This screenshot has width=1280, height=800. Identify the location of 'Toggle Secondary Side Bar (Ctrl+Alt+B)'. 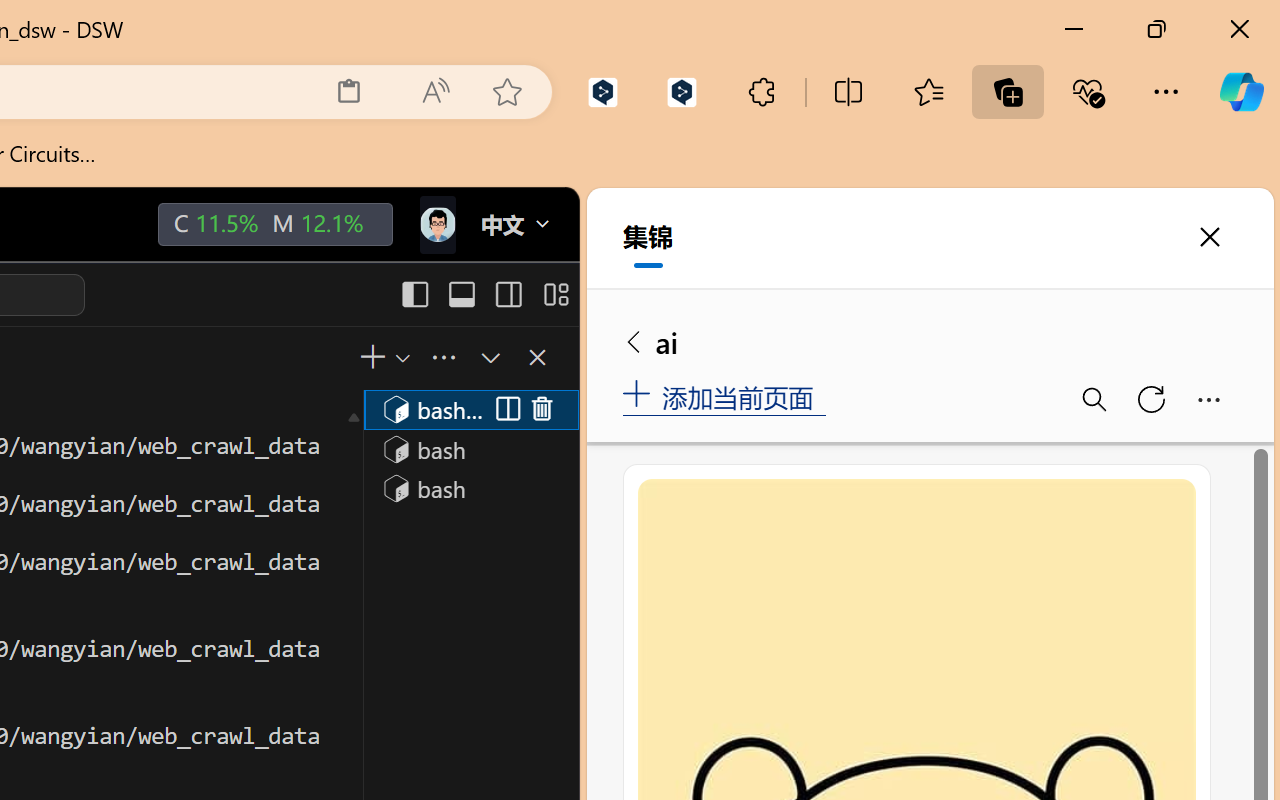
(506, 294).